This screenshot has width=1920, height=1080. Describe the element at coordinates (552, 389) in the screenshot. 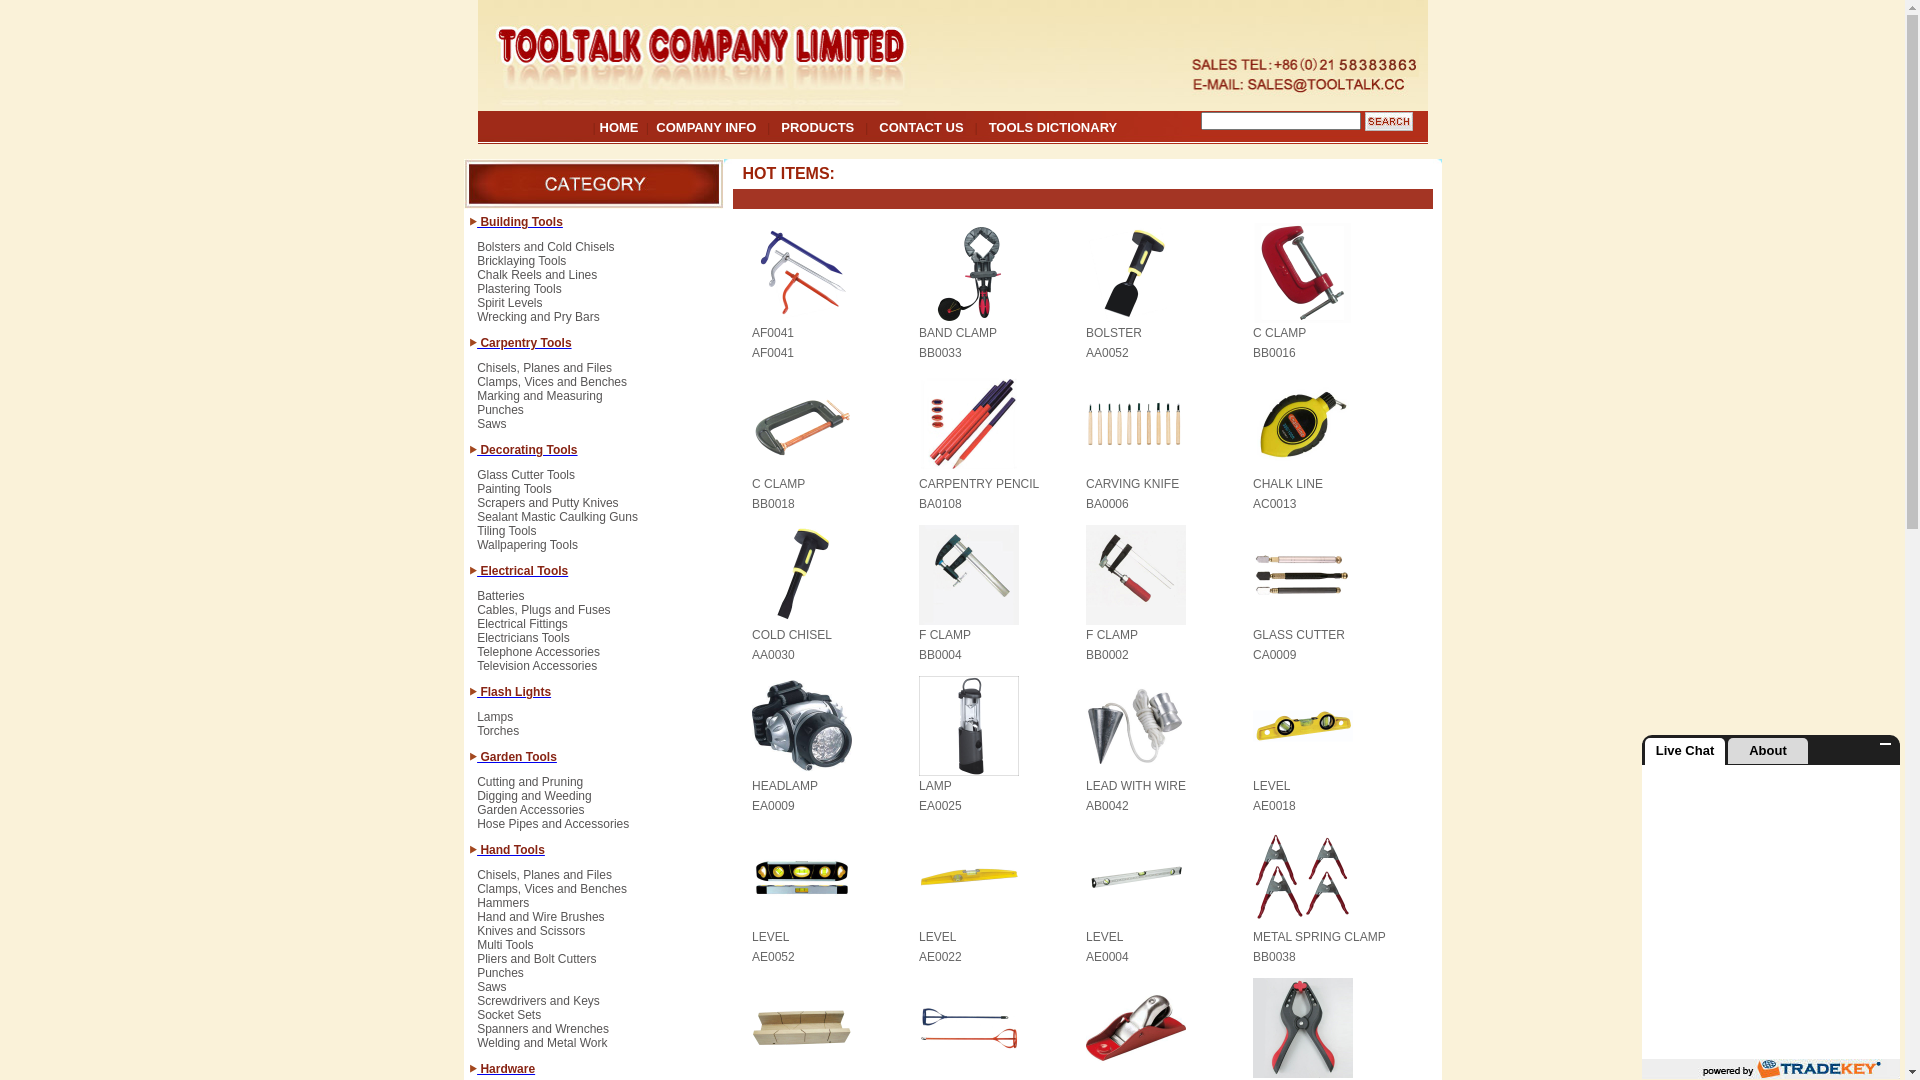

I see `'Clamps, Vices and Benches'` at that location.